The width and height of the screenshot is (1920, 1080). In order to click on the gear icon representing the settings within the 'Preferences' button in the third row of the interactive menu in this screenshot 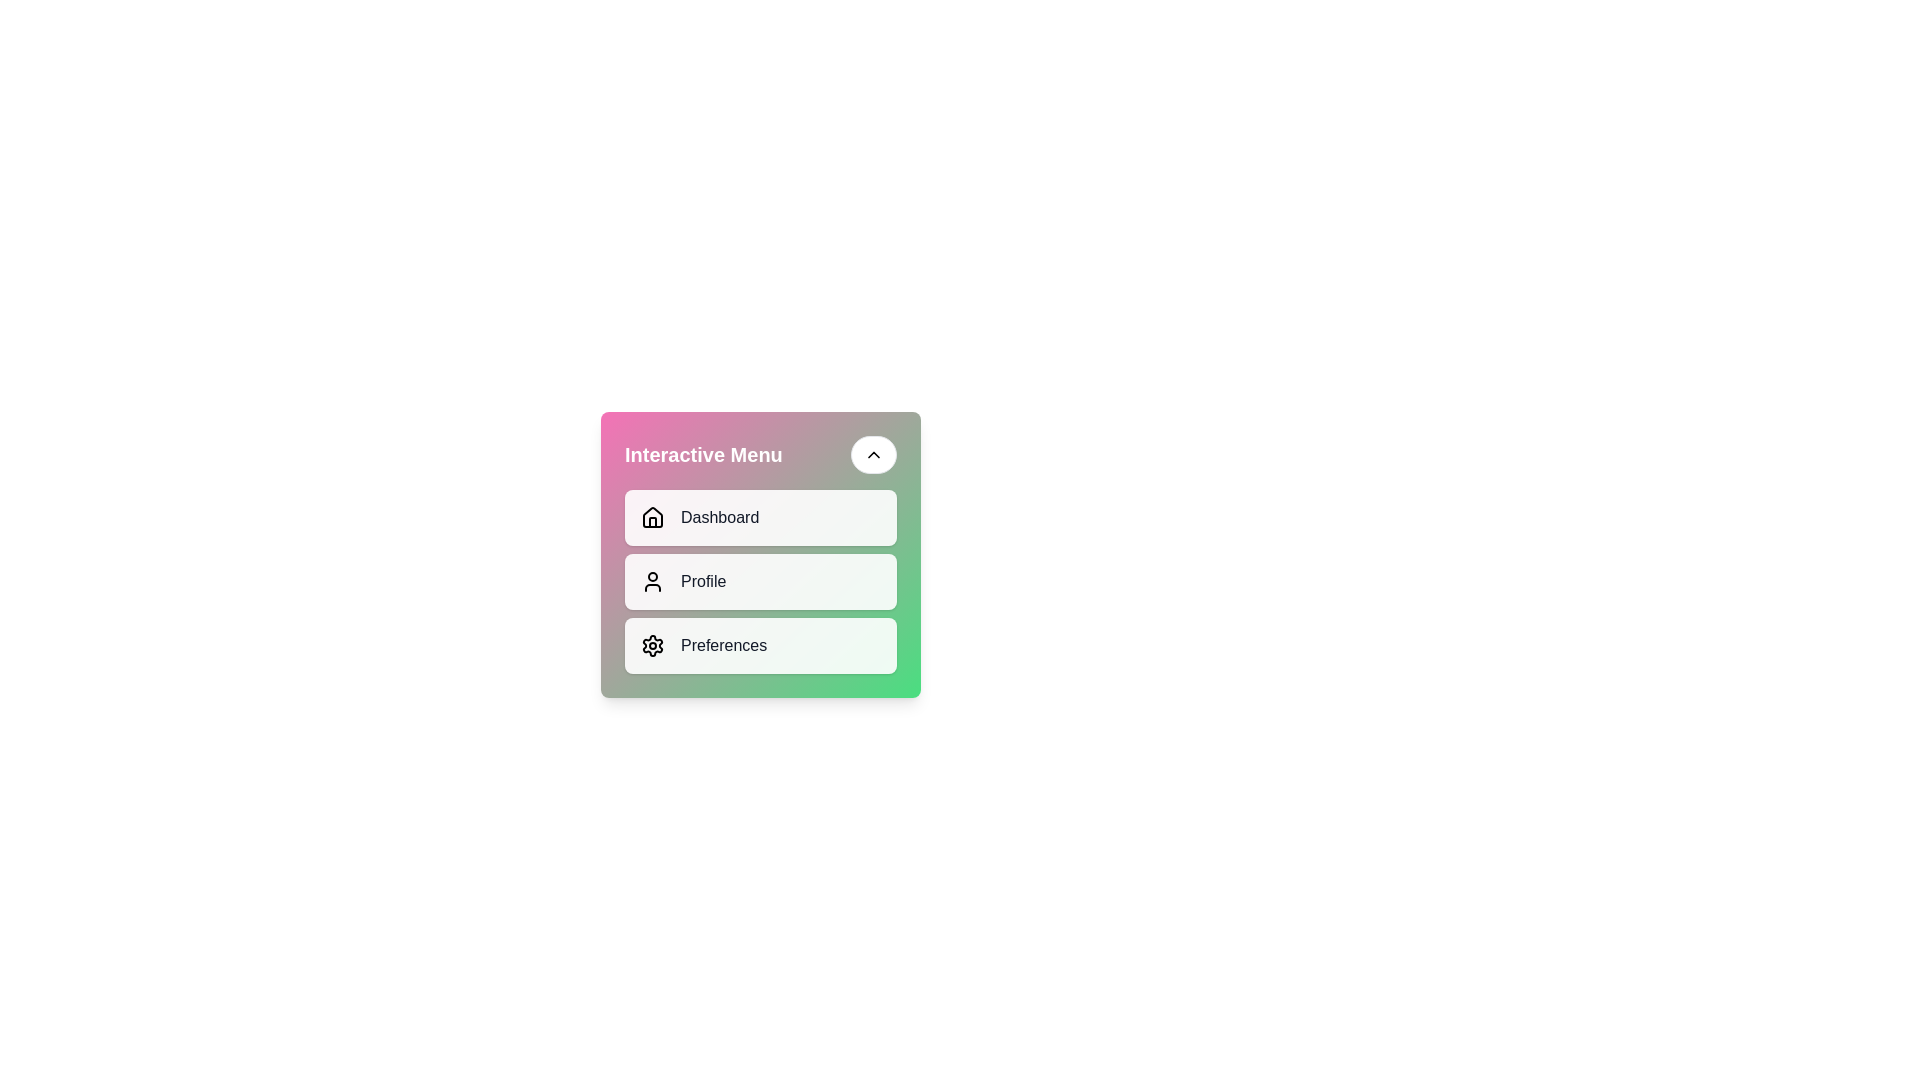, I will do `click(652, 645)`.